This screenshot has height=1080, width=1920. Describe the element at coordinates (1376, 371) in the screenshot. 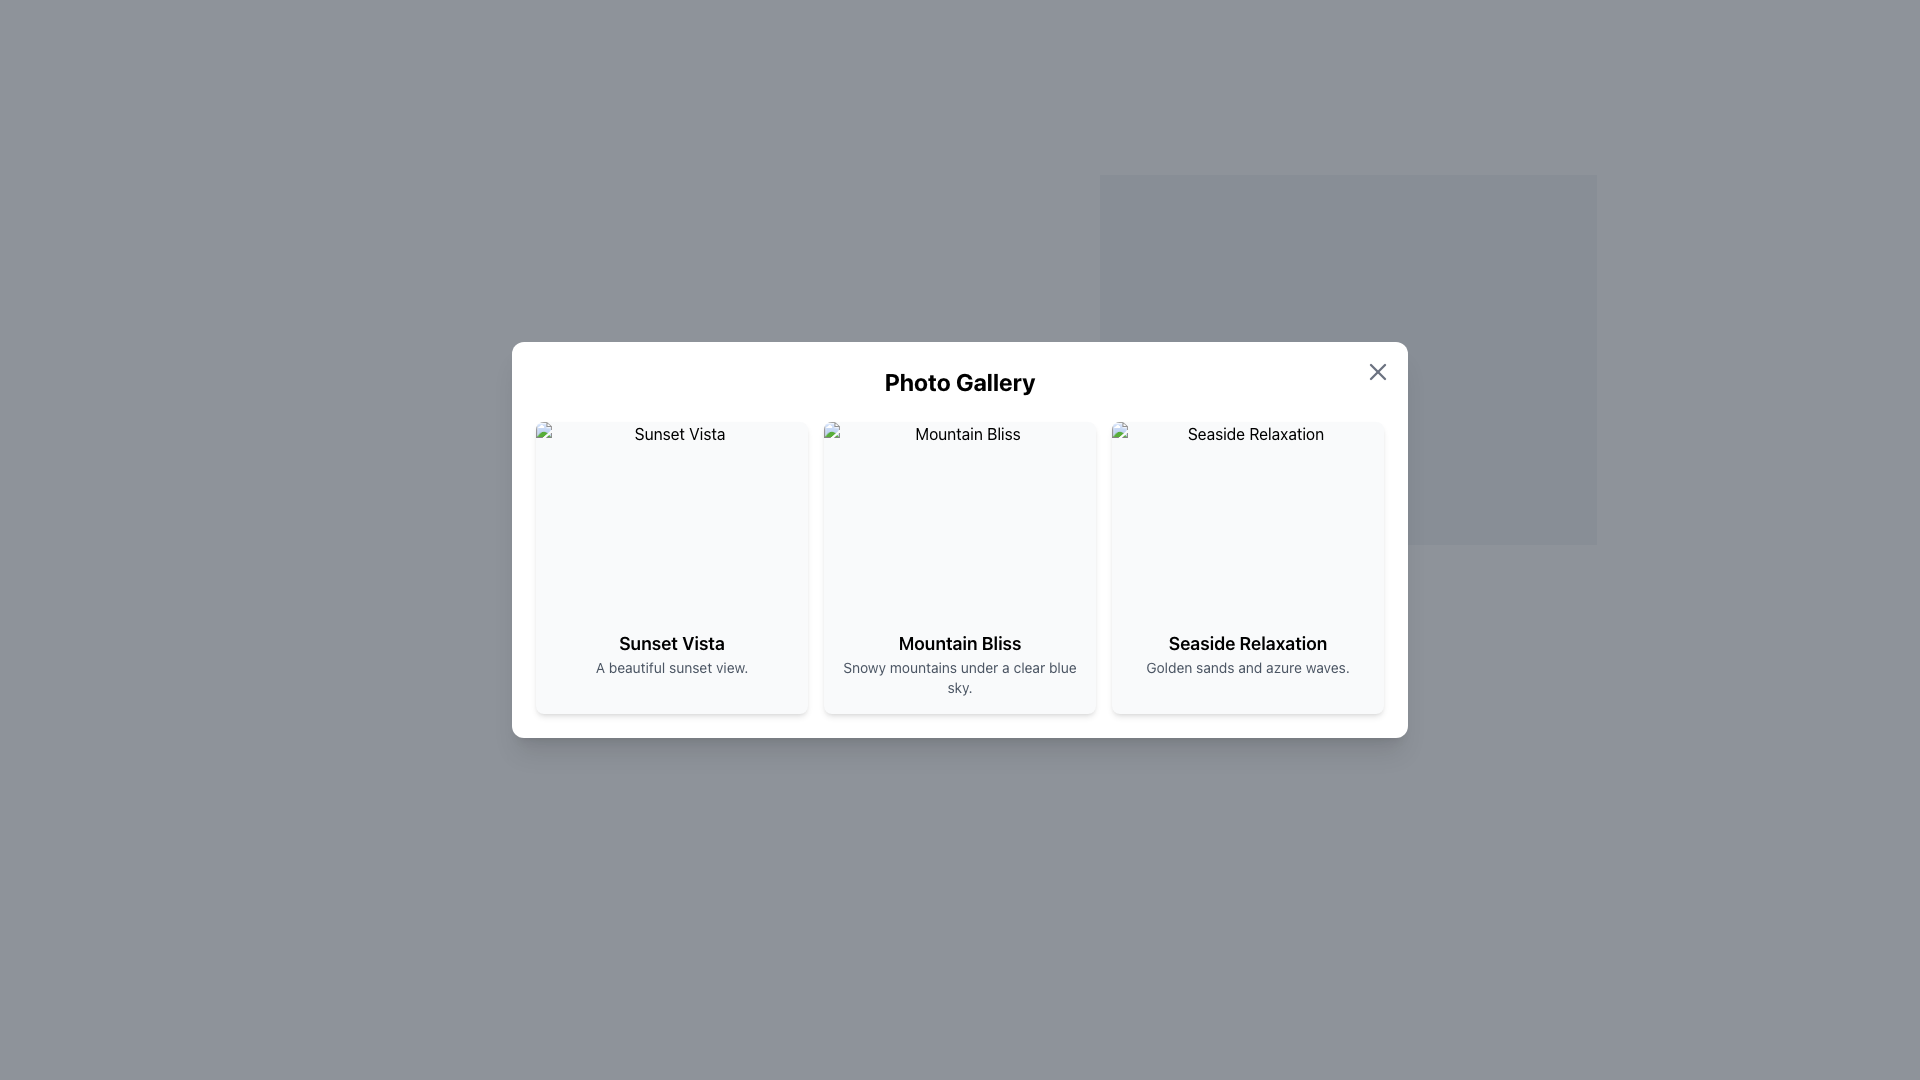

I see `the close icon located in the top-right corner of the white modal overlay` at that location.